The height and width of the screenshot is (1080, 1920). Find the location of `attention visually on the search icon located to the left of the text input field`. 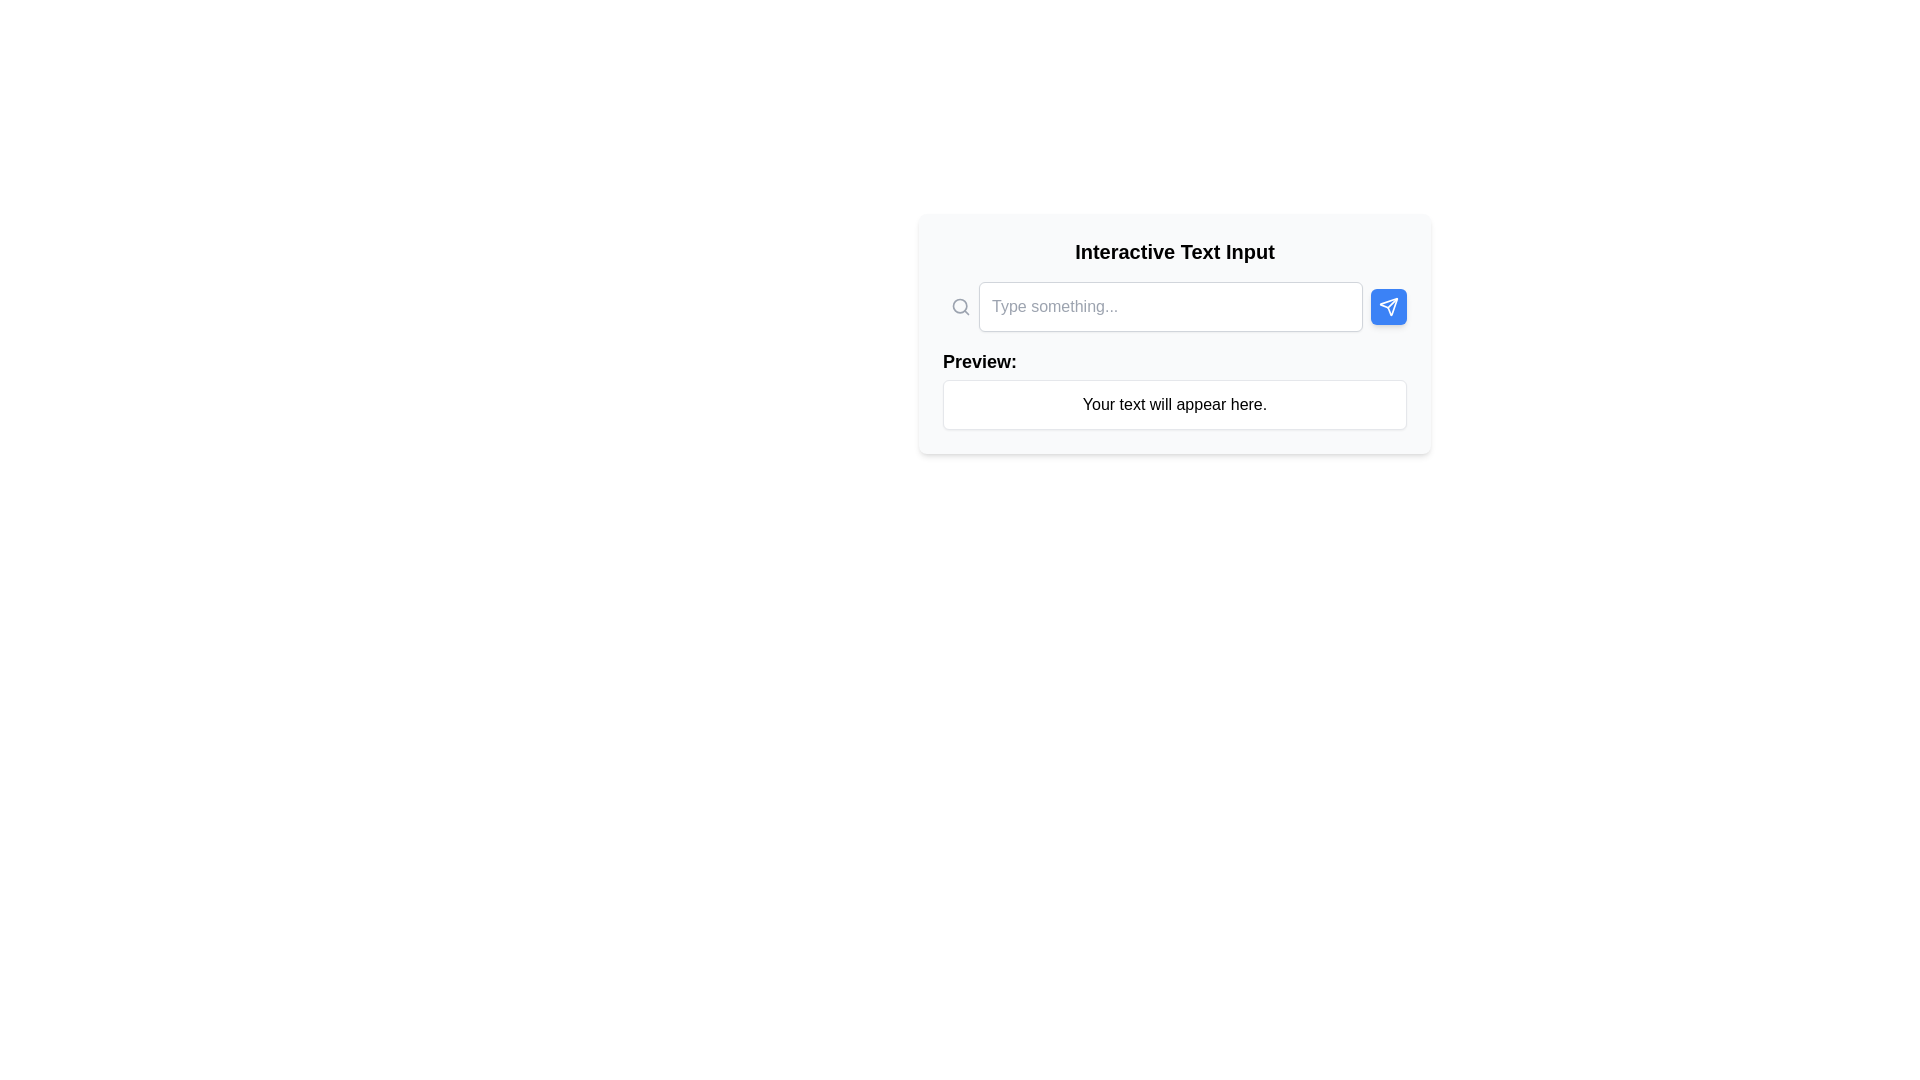

attention visually on the search icon located to the left of the text input field is located at coordinates (960, 307).